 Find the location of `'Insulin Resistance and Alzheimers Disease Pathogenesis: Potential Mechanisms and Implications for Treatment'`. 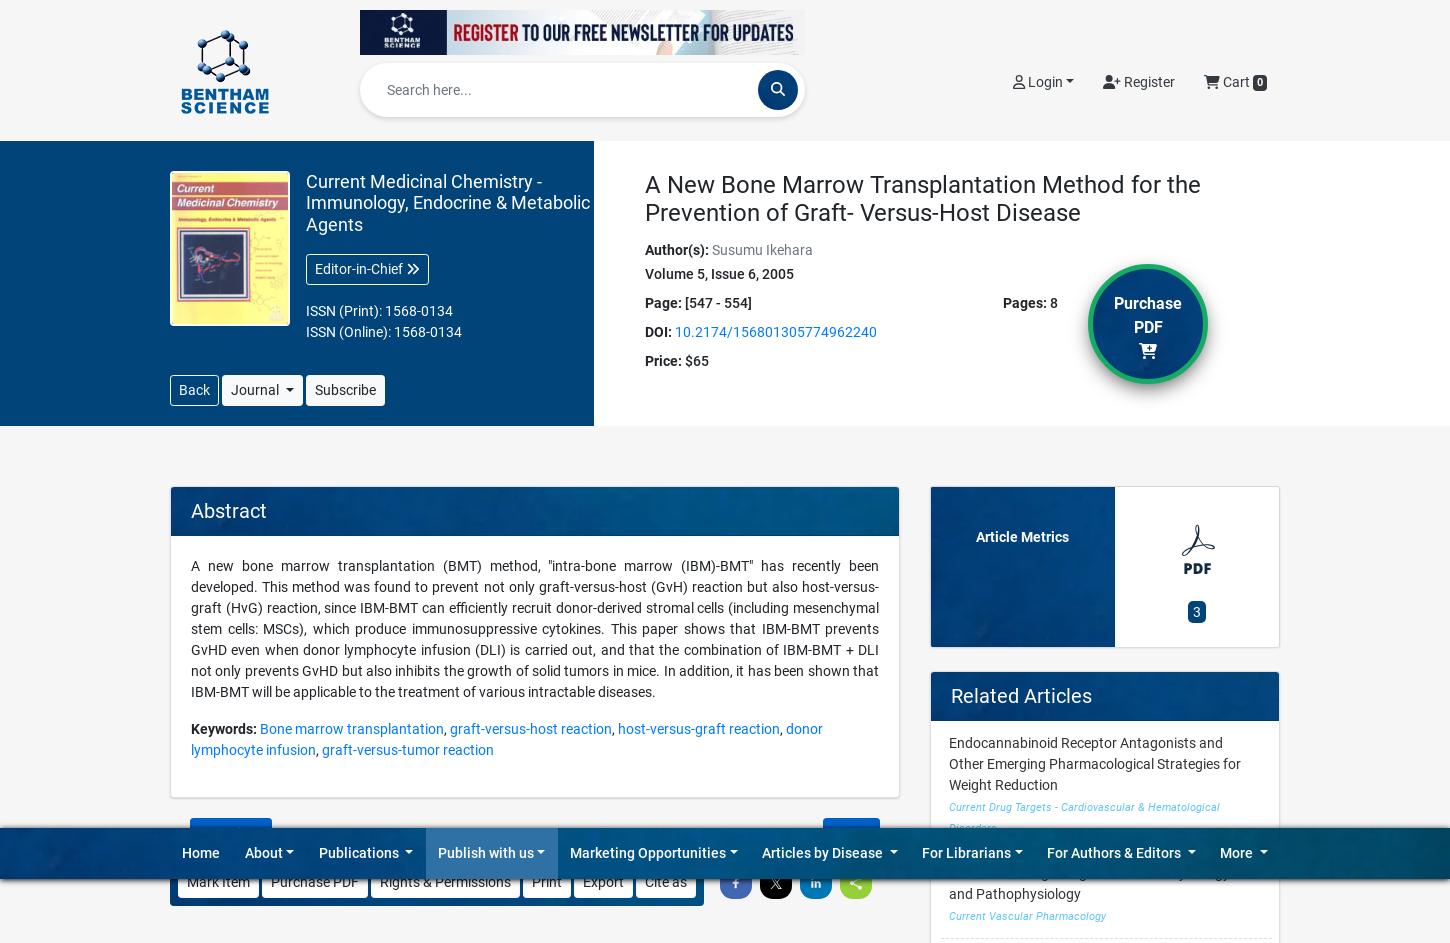

'Insulin Resistance and Alzheimers Disease Pathogenesis: Potential Mechanisms and Implications for Treatment' is located at coordinates (1079, 241).